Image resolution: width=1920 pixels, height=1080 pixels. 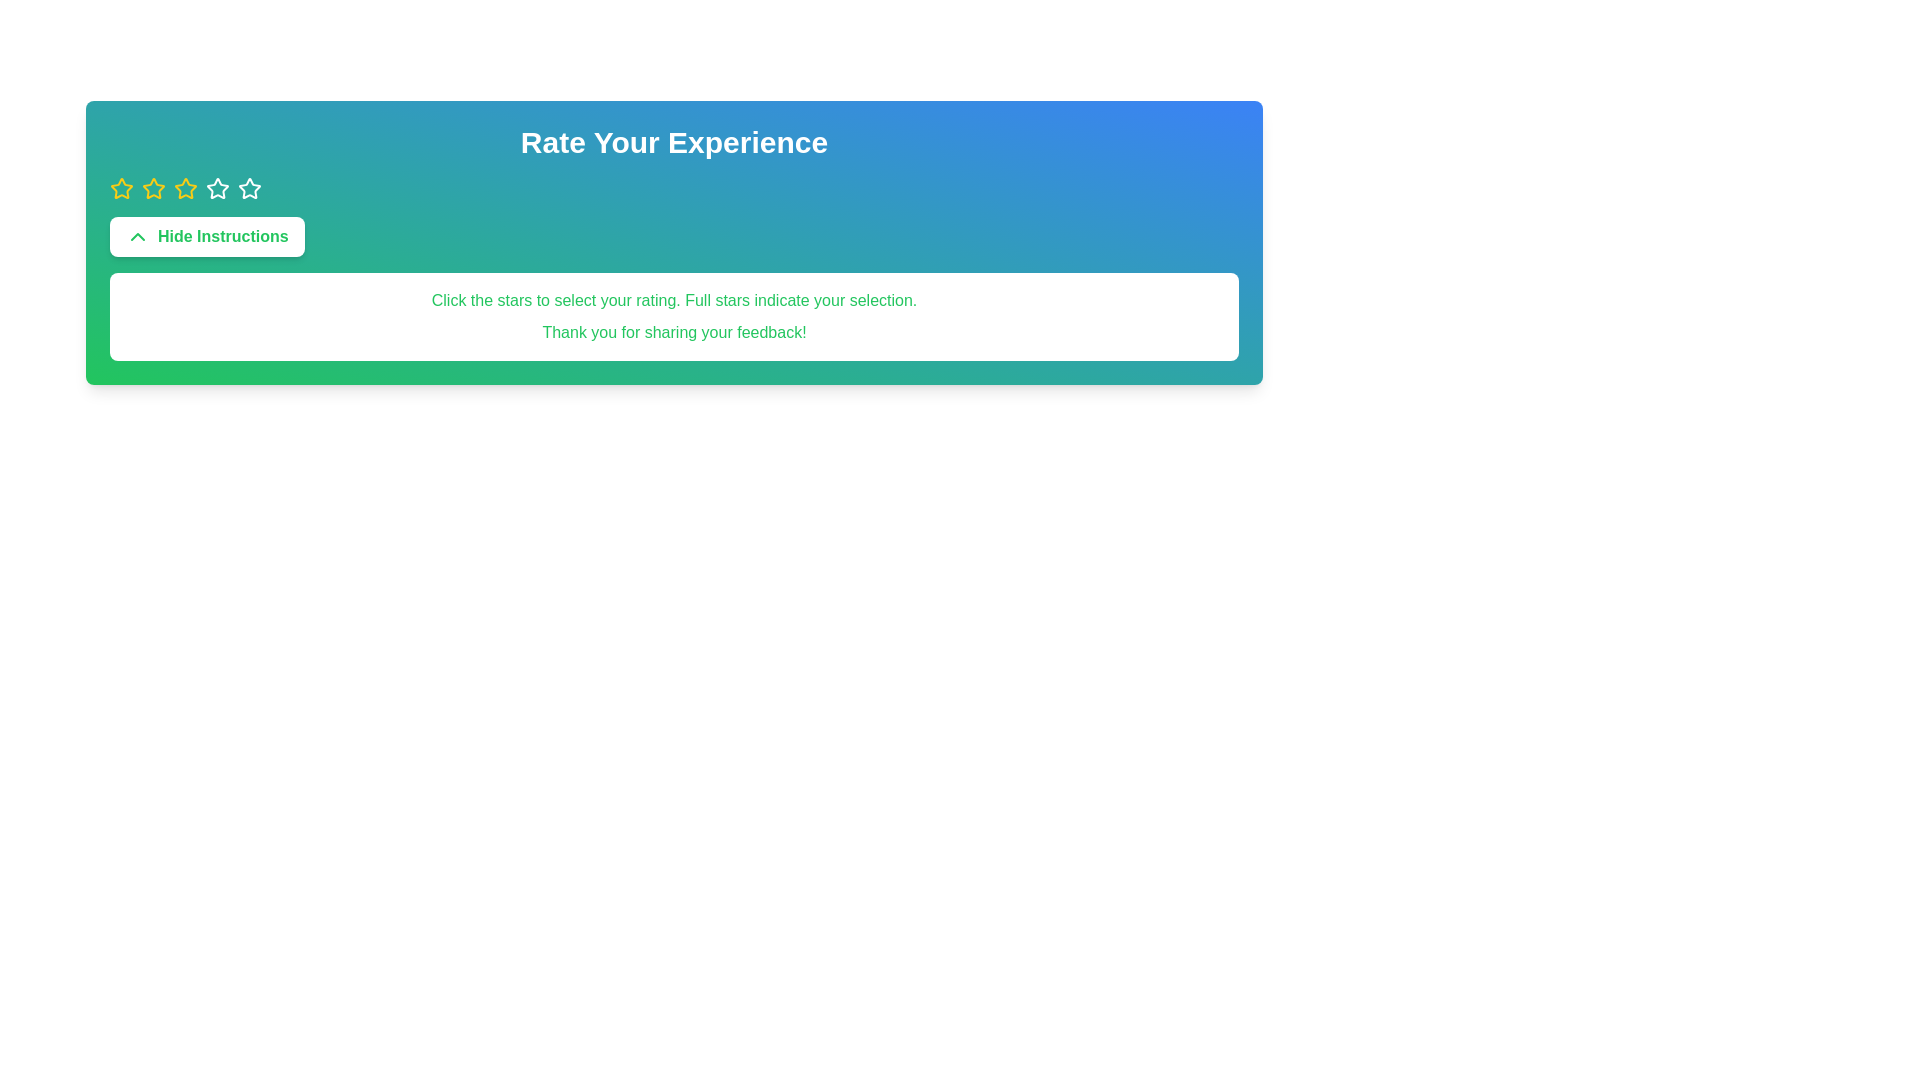 I want to click on the second star icon in the interactive rating system to set the rating to two stars, so click(x=152, y=189).